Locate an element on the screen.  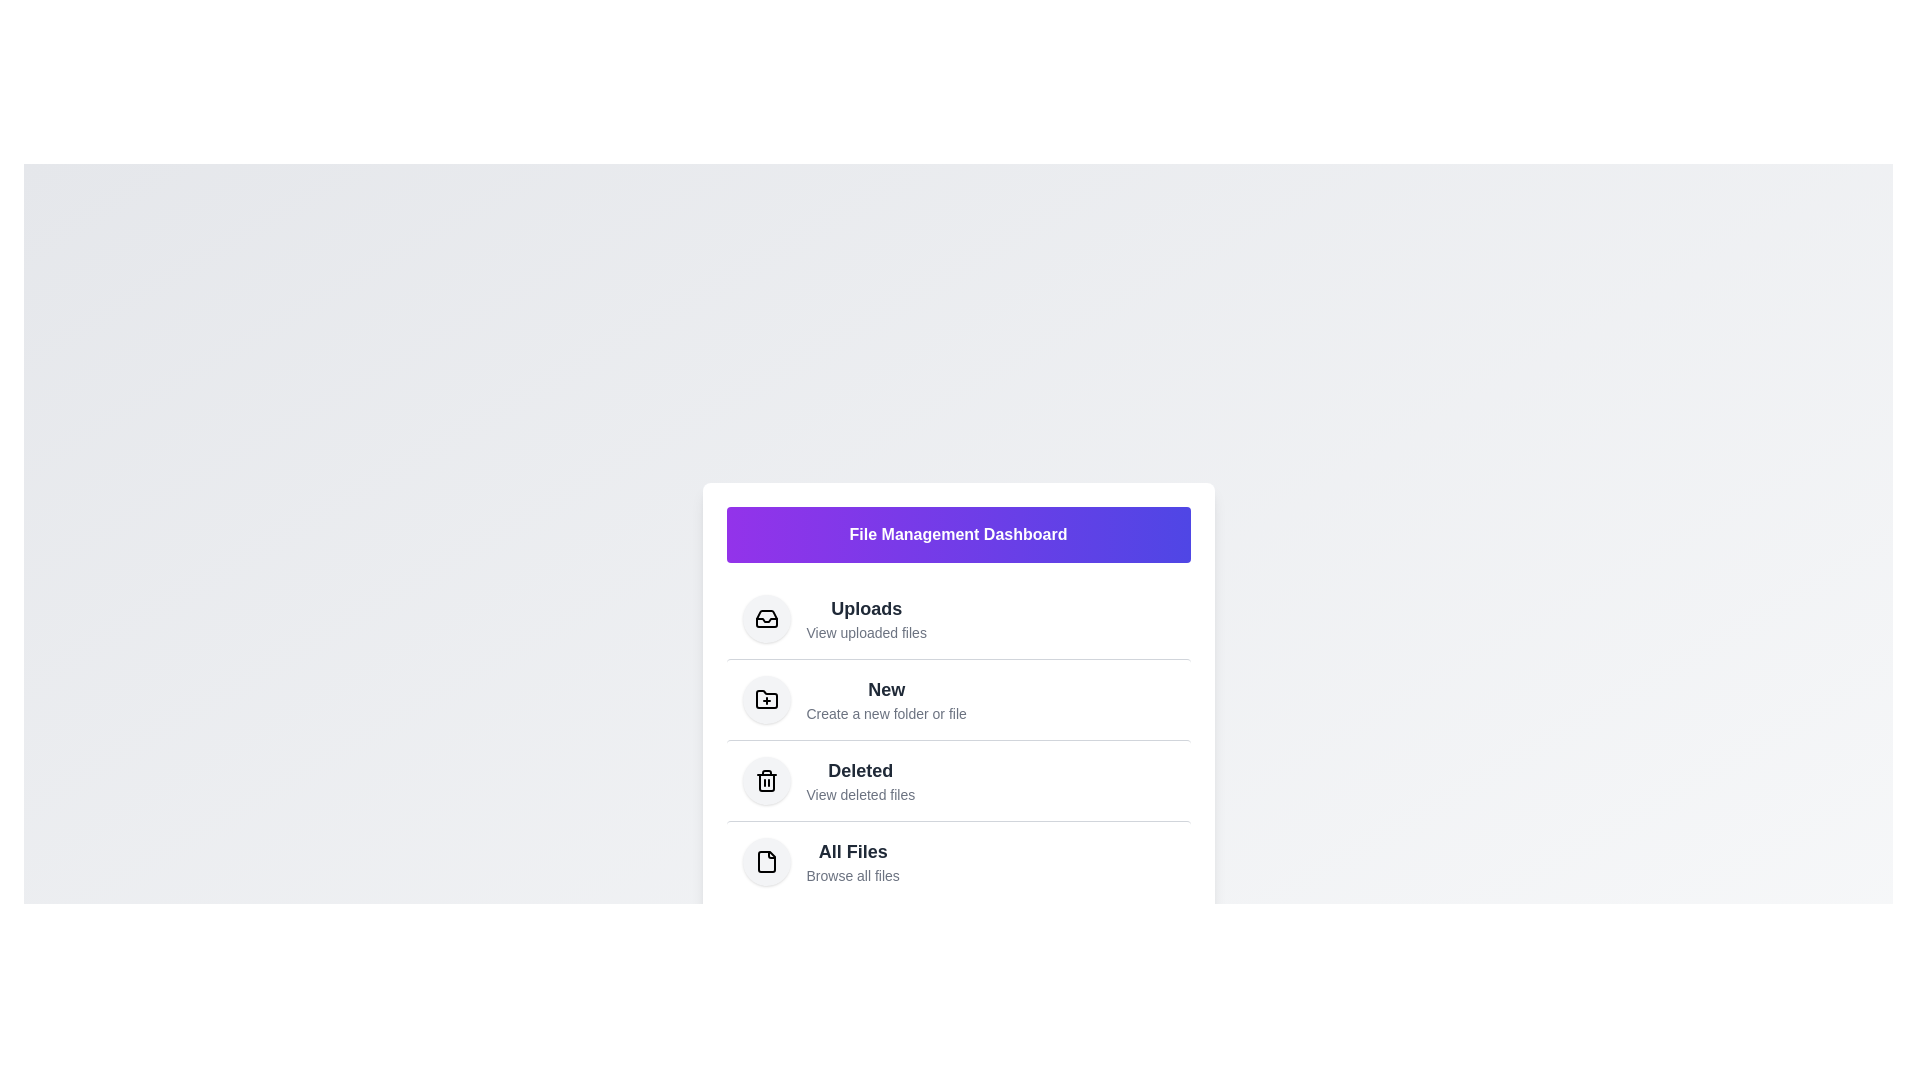
the text element labeled 'All Files' to select it is located at coordinates (853, 851).